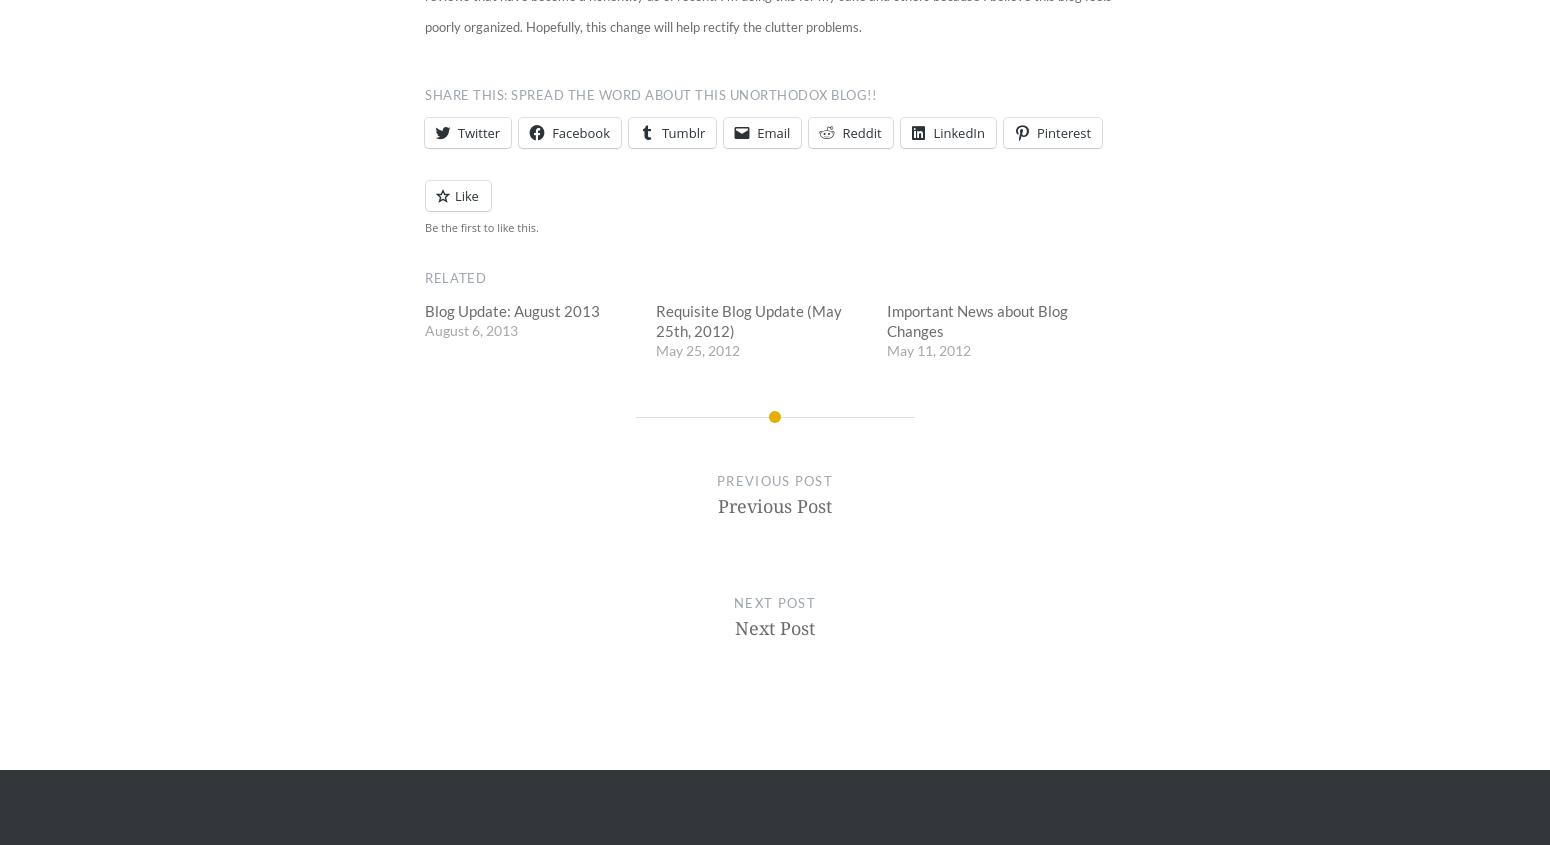  I want to click on 'Share this: Spread the word about this unorthodox blog!!', so click(649, 93).